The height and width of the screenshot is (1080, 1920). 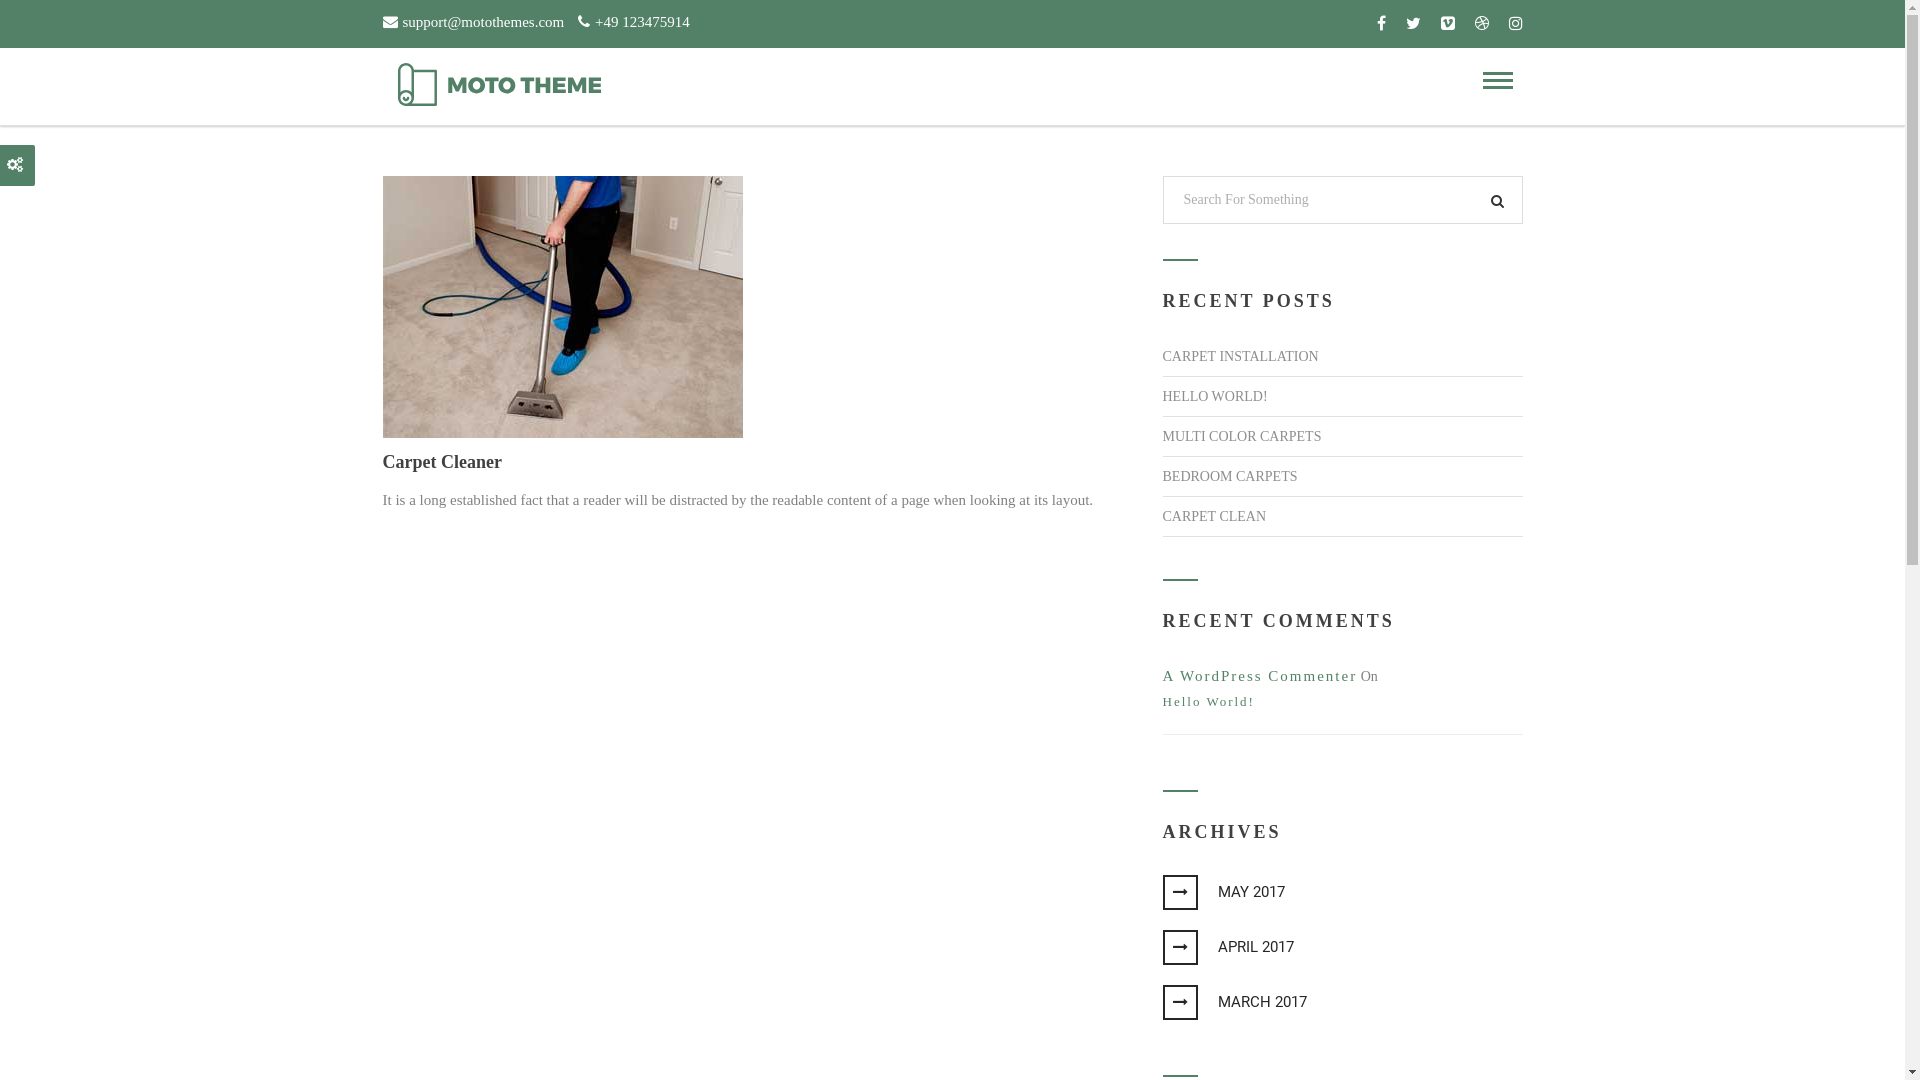 I want to click on 'CARPET INSTALLATION', so click(x=1238, y=355).